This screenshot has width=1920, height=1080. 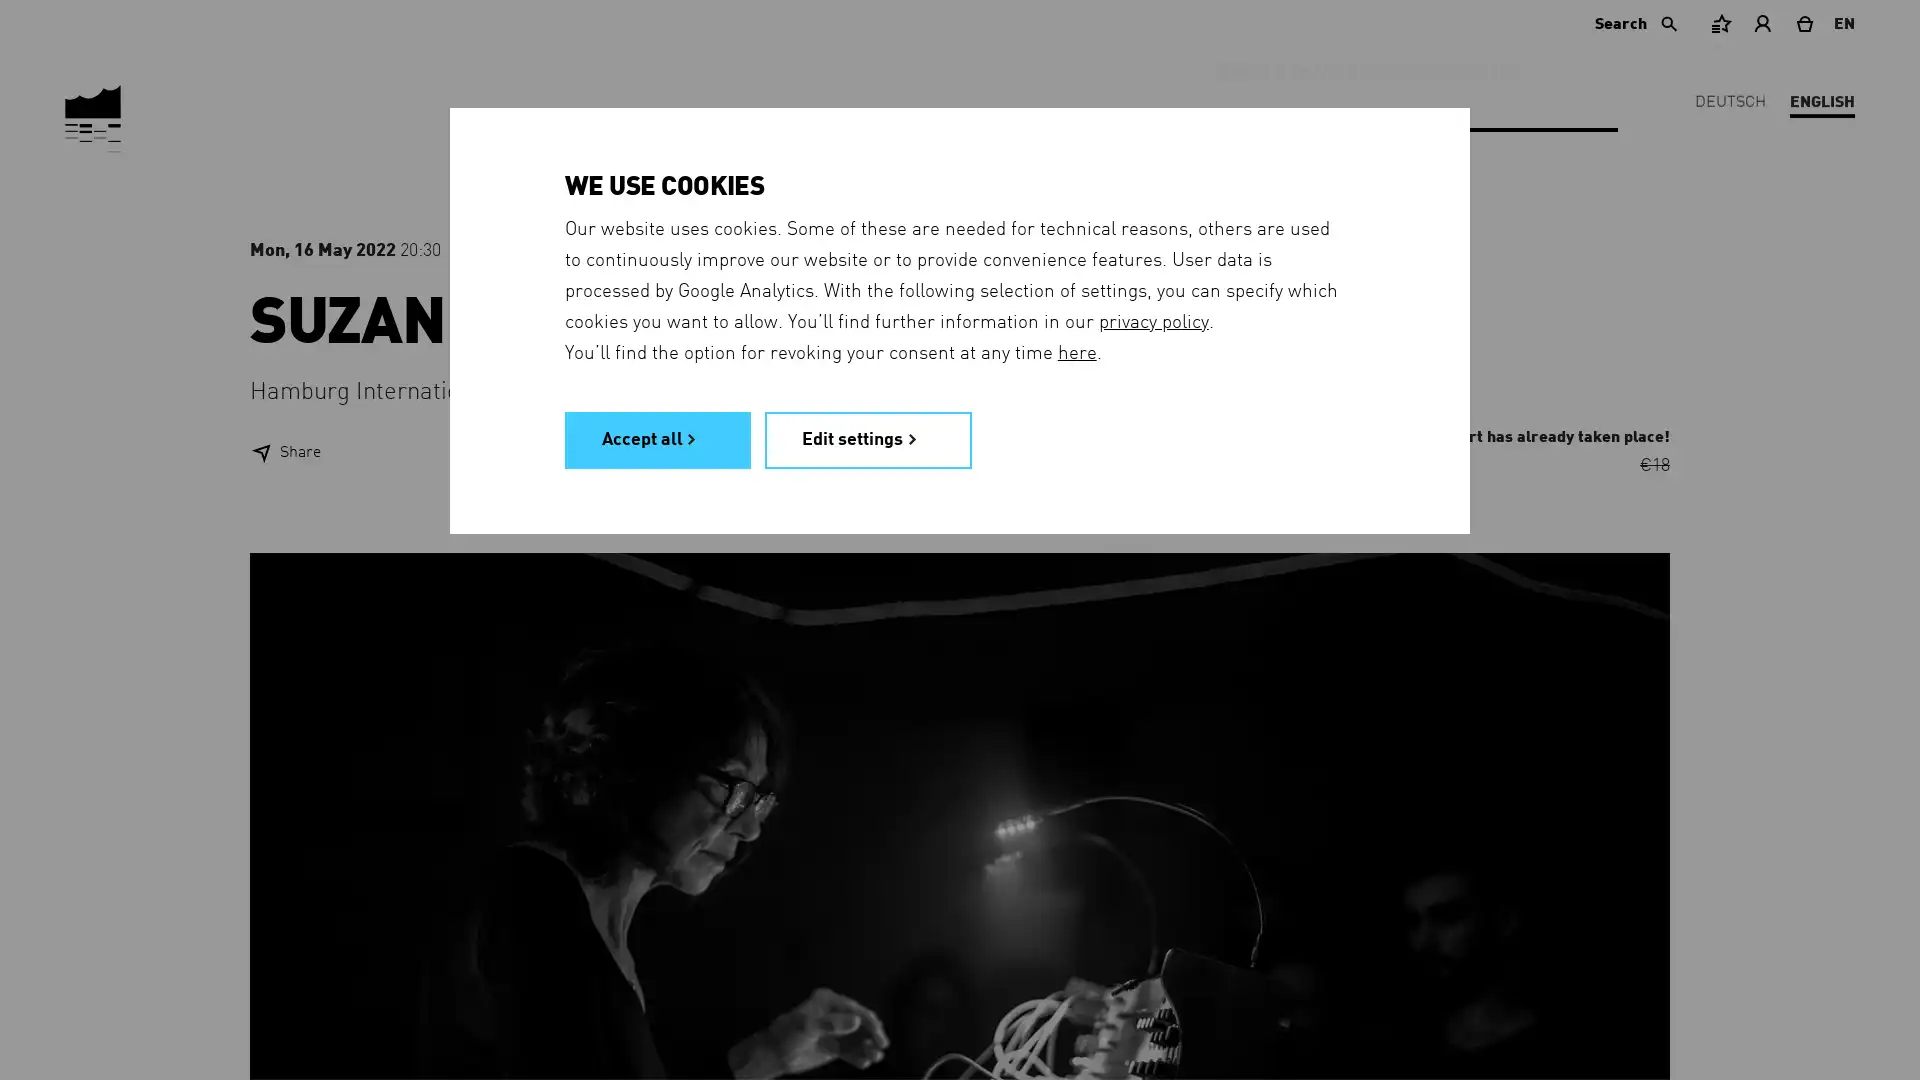 What do you see at coordinates (284, 452) in the screenshot?
I see `Share` at bounding box center [284, 452].